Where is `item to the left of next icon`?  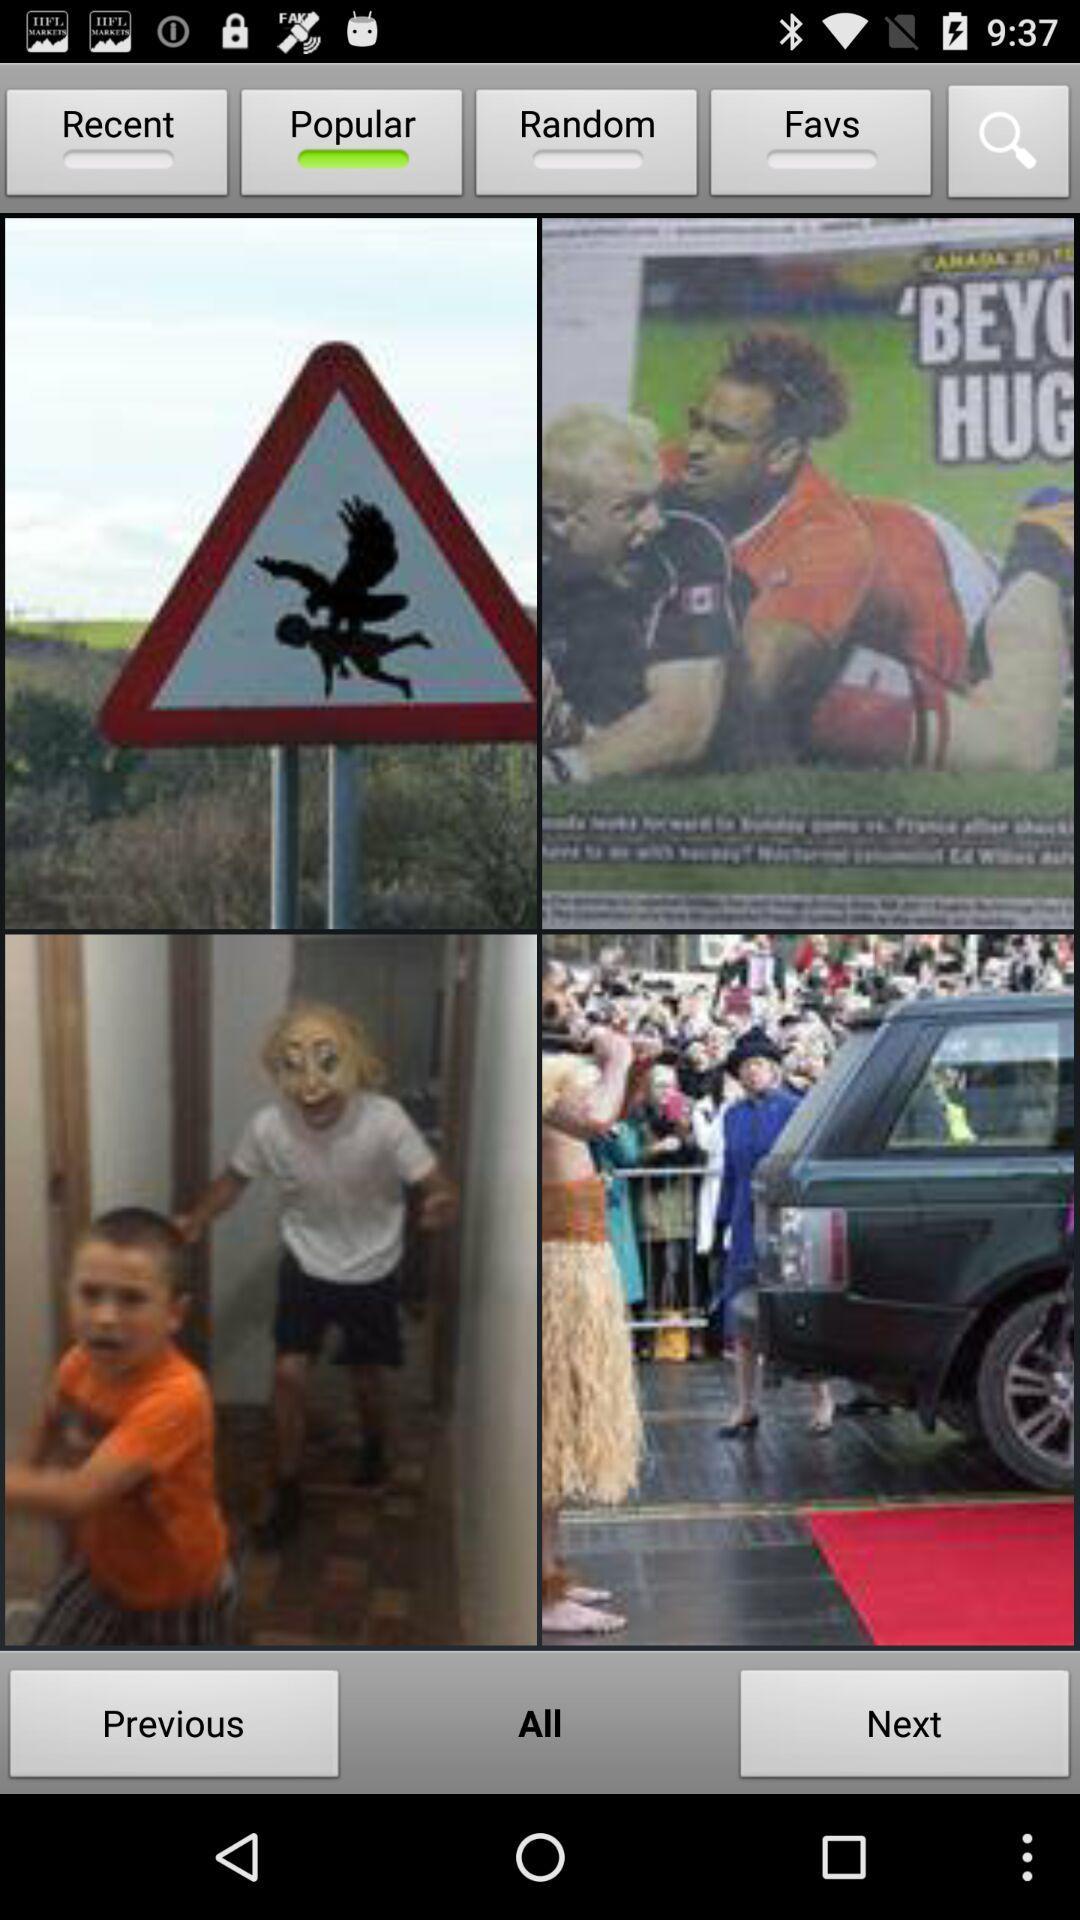 item to the left of next icon is located at coordinates (540, 1721).